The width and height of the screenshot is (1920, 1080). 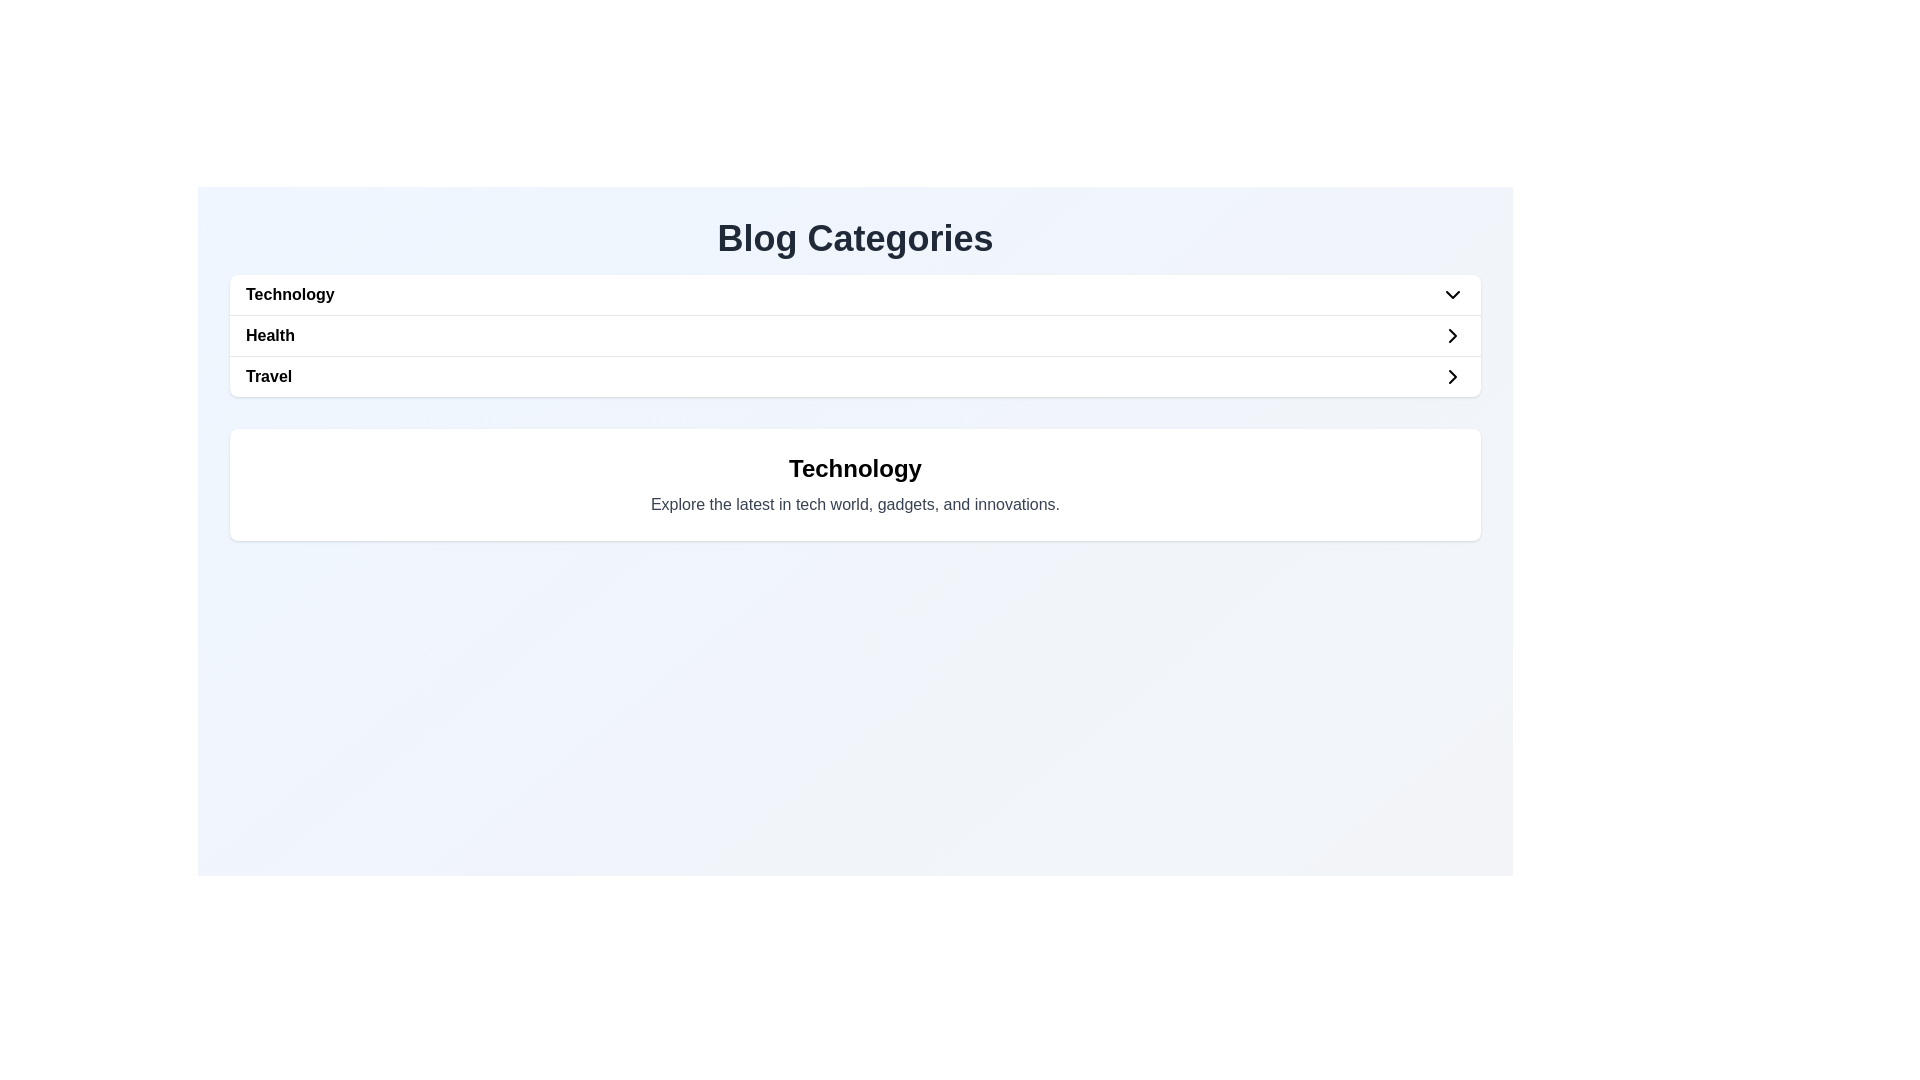 I want to click on the right-pointing chevron icon within the SVG element next to the 'Health' option, so click(x=1453, y=334).